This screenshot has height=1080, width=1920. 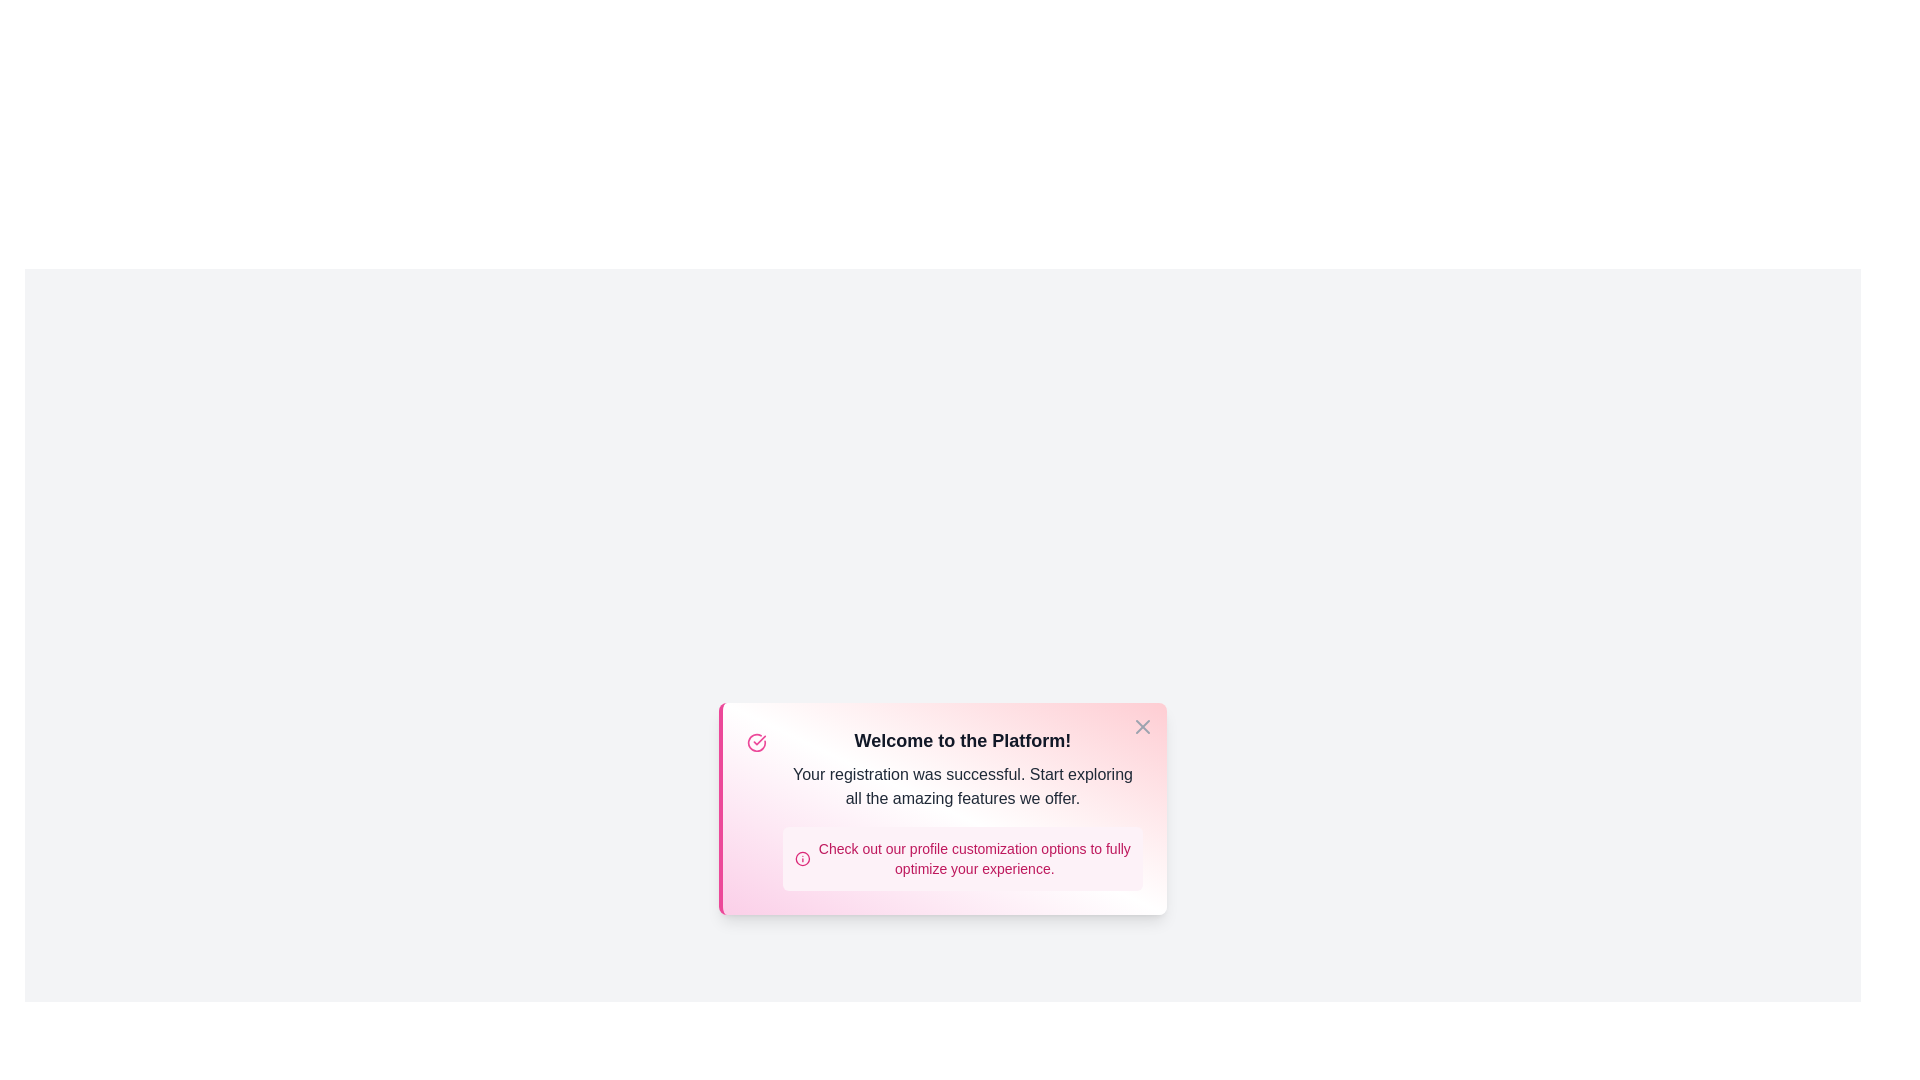 What do you see at coordinates (961, 858) in the screenshot?
I see `the informational section inside the alert` at bounding box center [961, 858].